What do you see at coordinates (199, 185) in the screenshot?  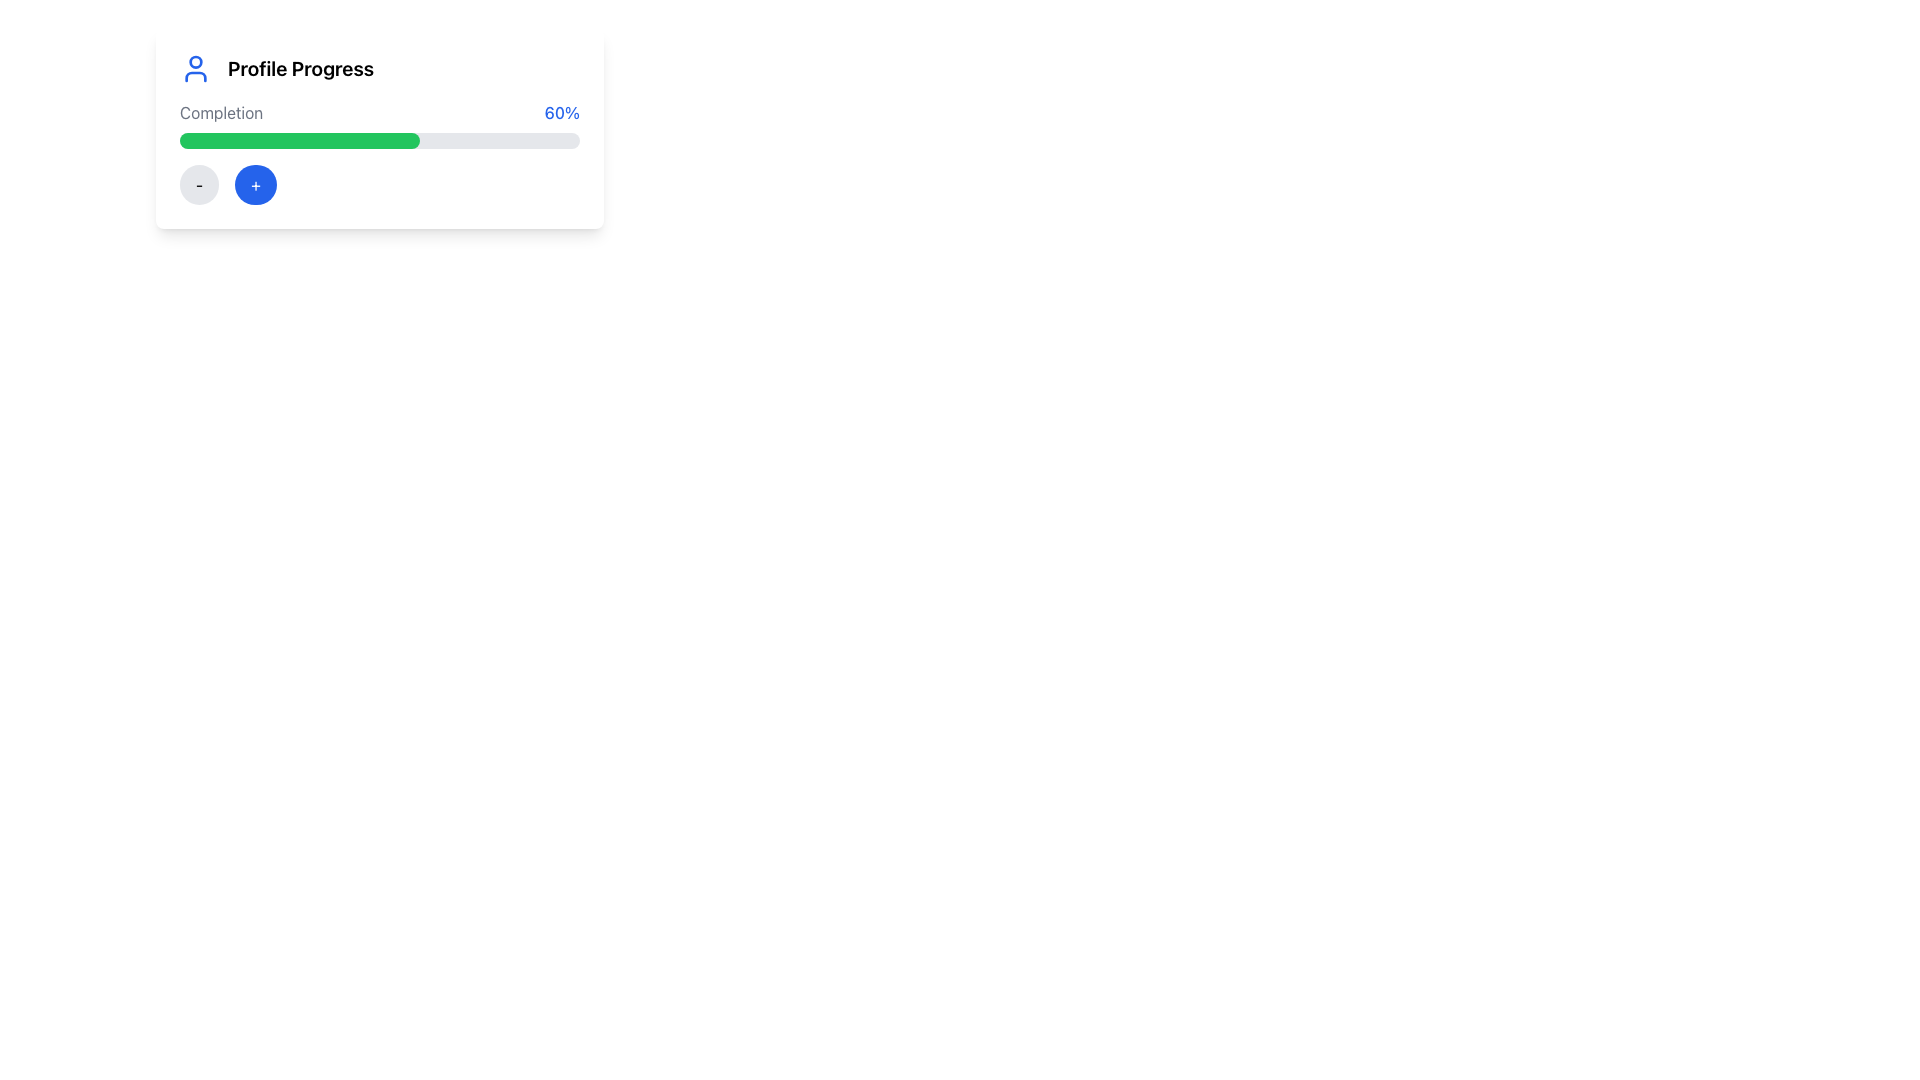 I see `the decrement button located below the 'Profile Progress' label to view the context menu` at bounding box center [199, 185].